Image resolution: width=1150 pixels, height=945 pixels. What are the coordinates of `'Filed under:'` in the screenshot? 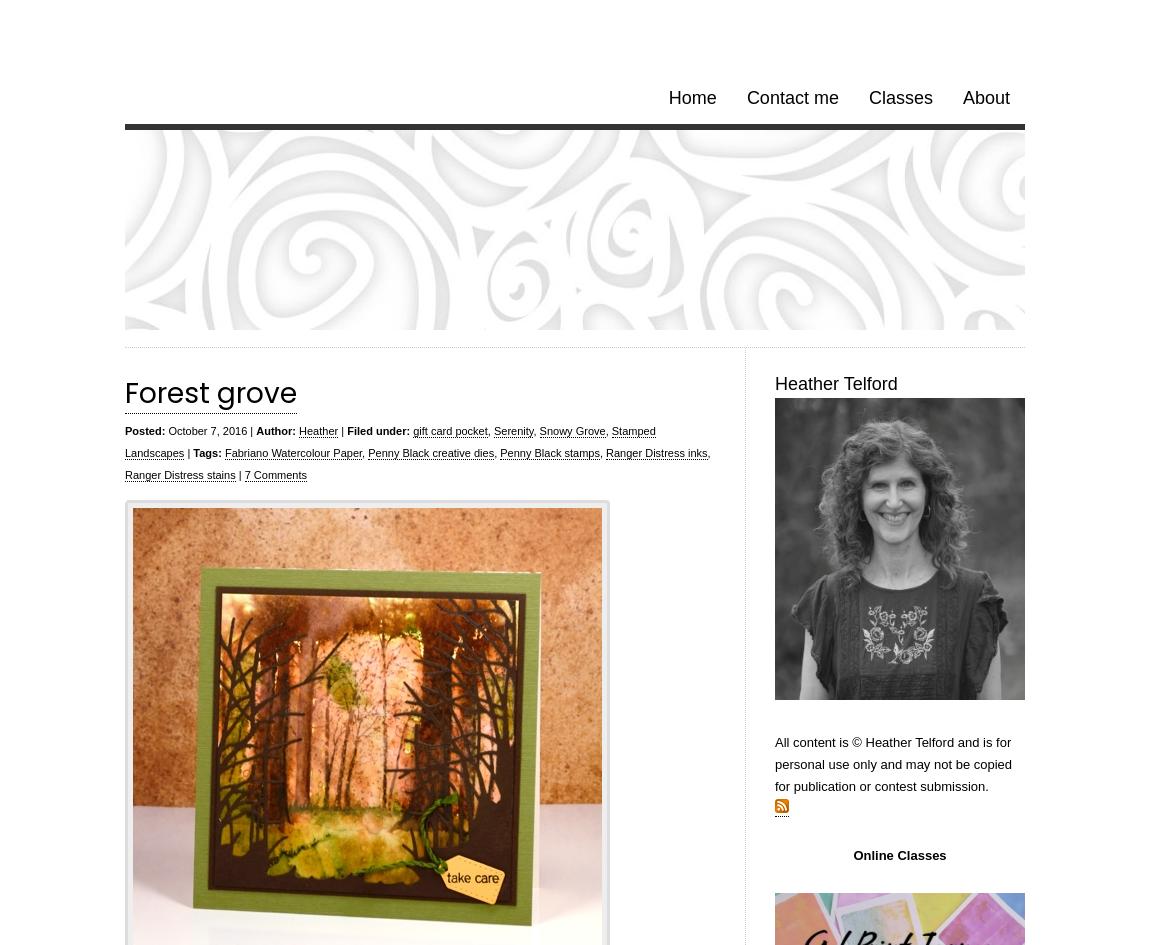 It's located at (346, 431).